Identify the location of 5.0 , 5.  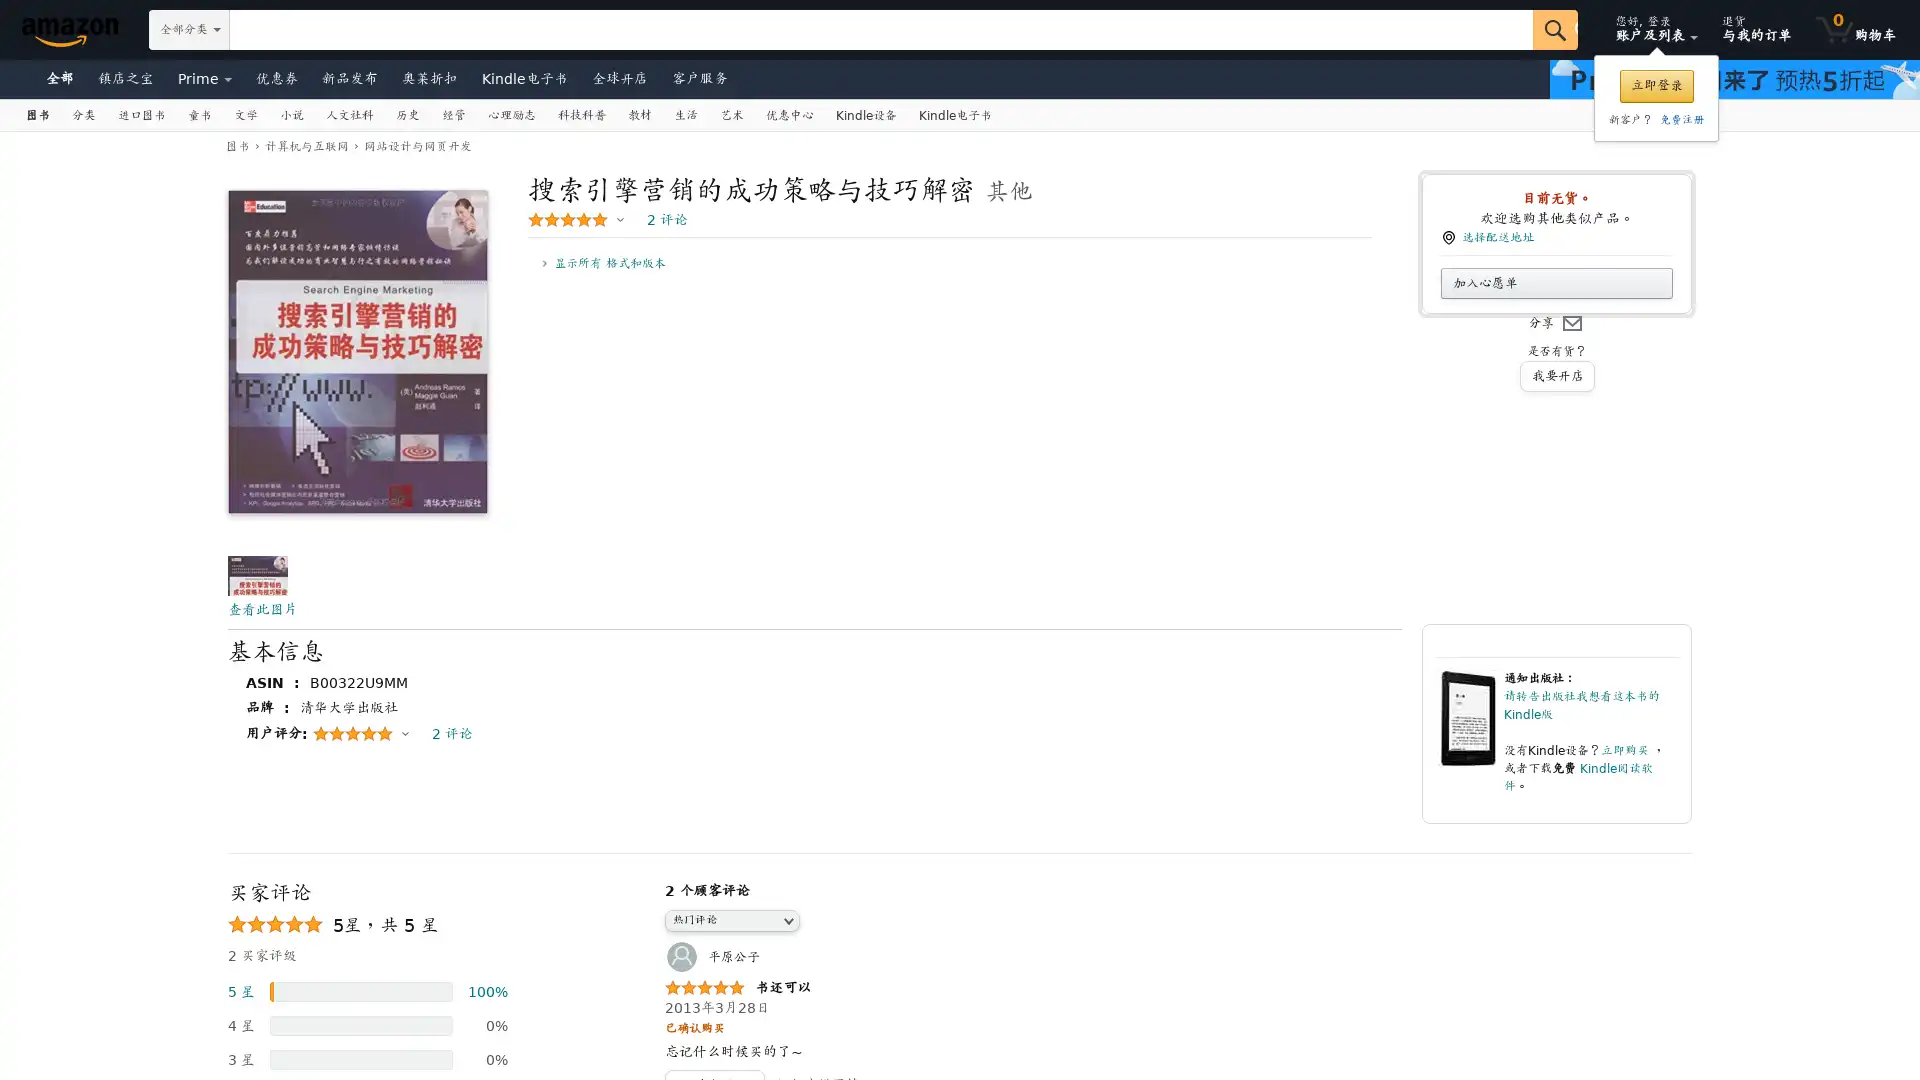
(575, 219).